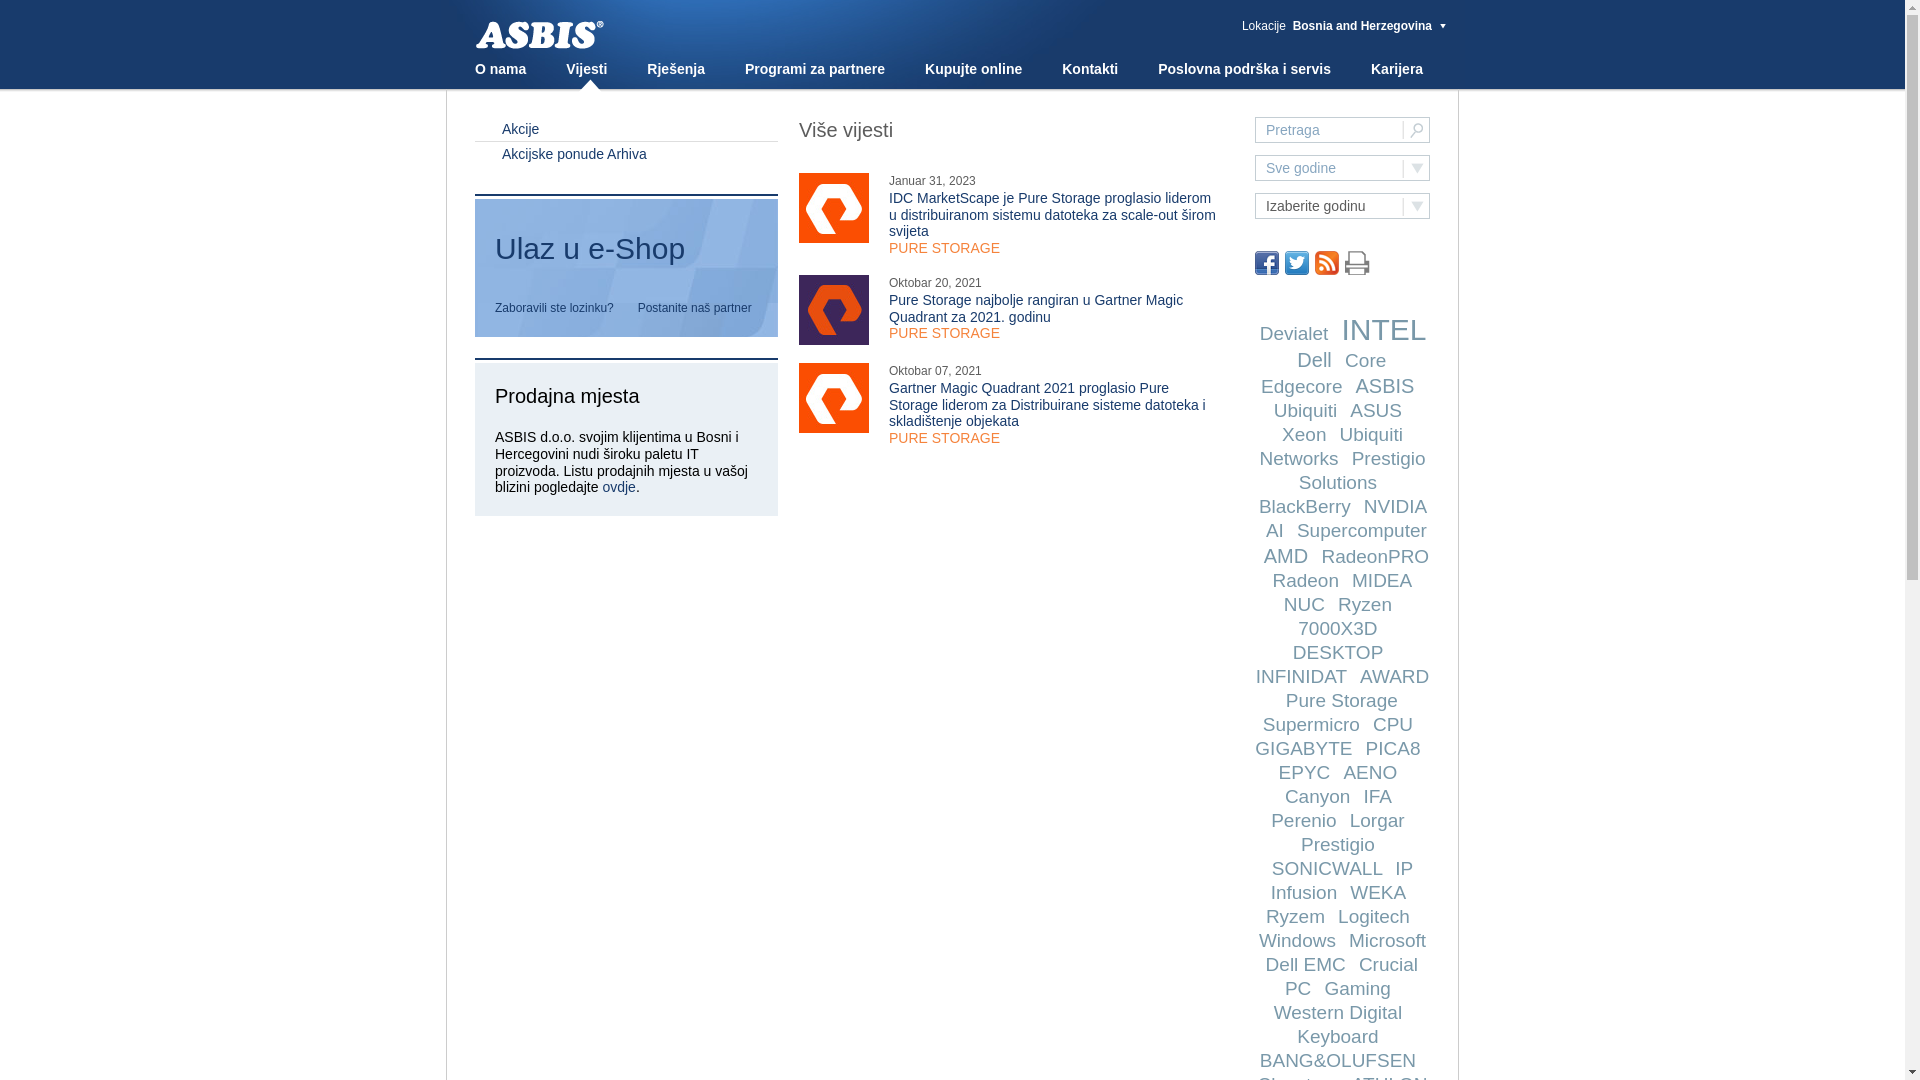 The image size is (1920, 1080). I want to click on 'Supermicro', so click(1311, 724).